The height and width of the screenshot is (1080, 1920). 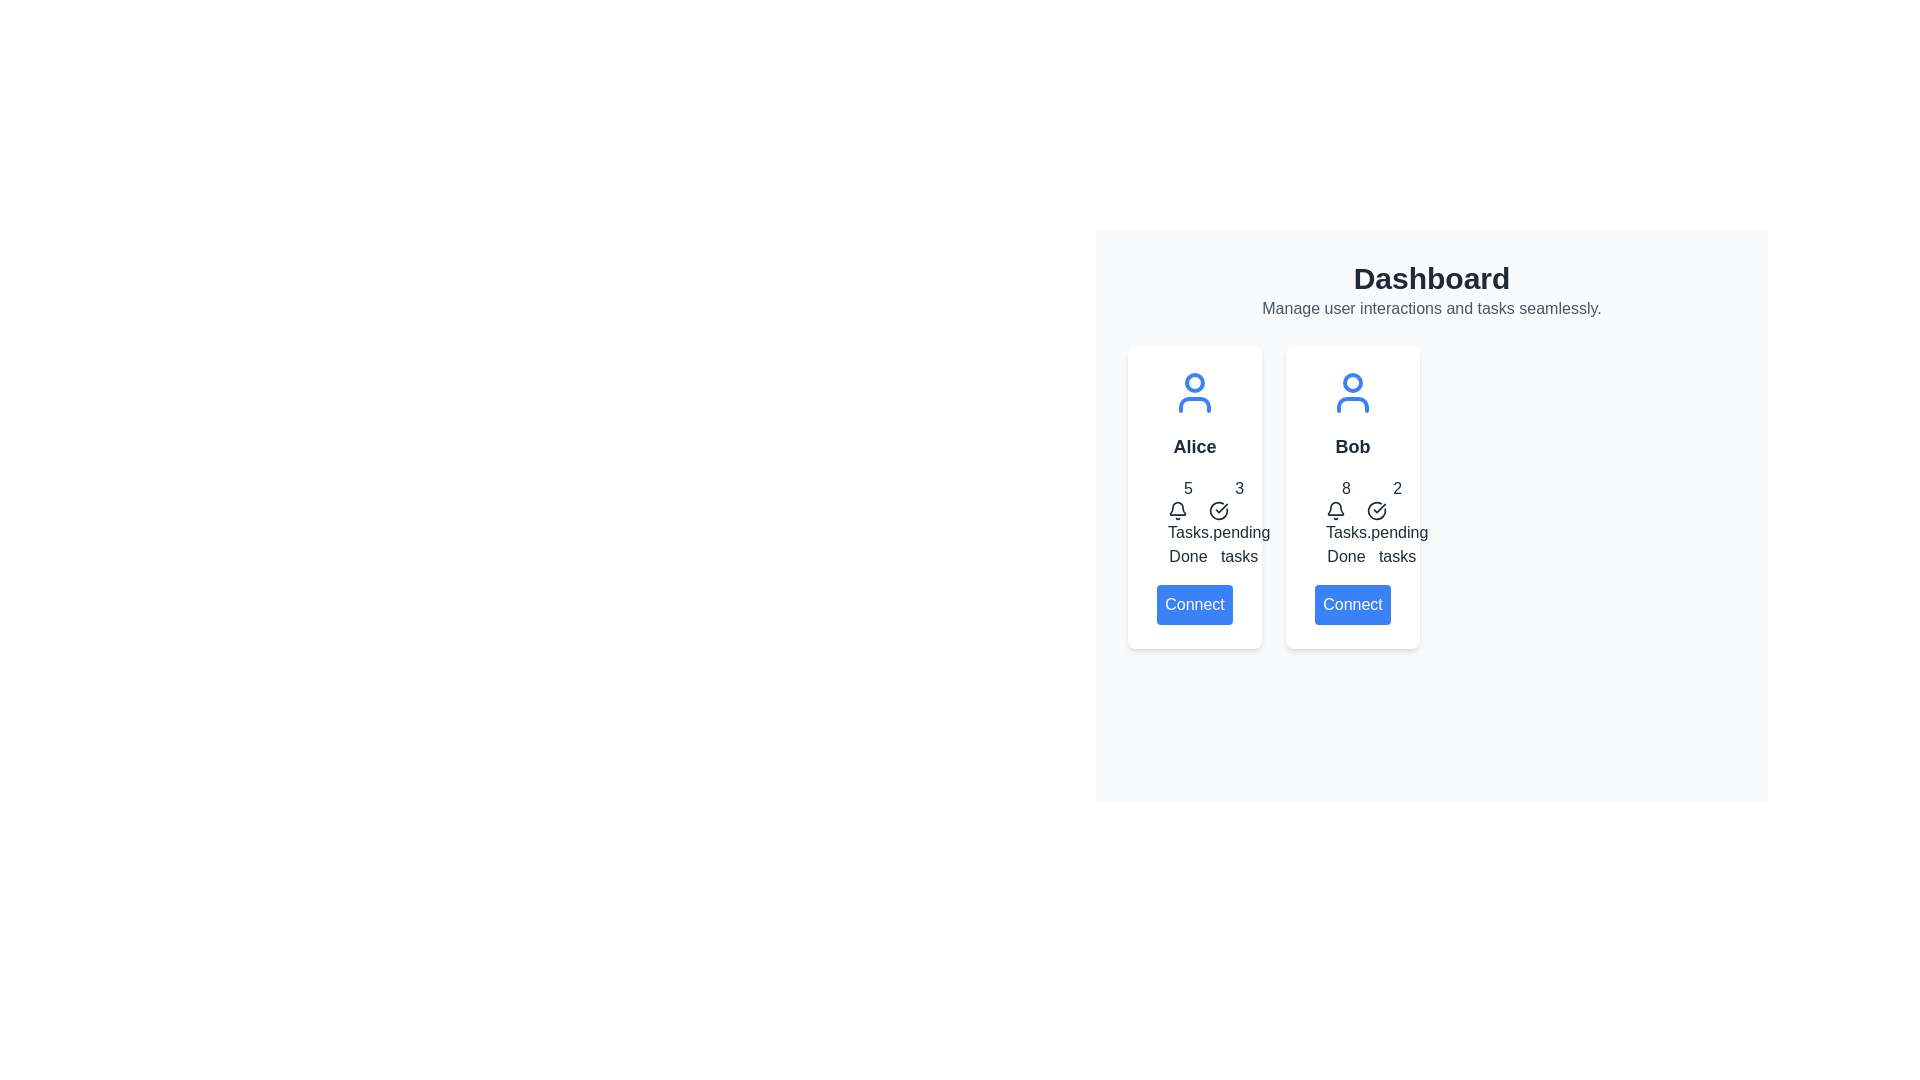 What do you see at coordinates (1430, 290) in the screenshot?
I see `text from the Header Section located at the top-center of the layout, which serves as the title for the page` at bounding box center [1430, 290].